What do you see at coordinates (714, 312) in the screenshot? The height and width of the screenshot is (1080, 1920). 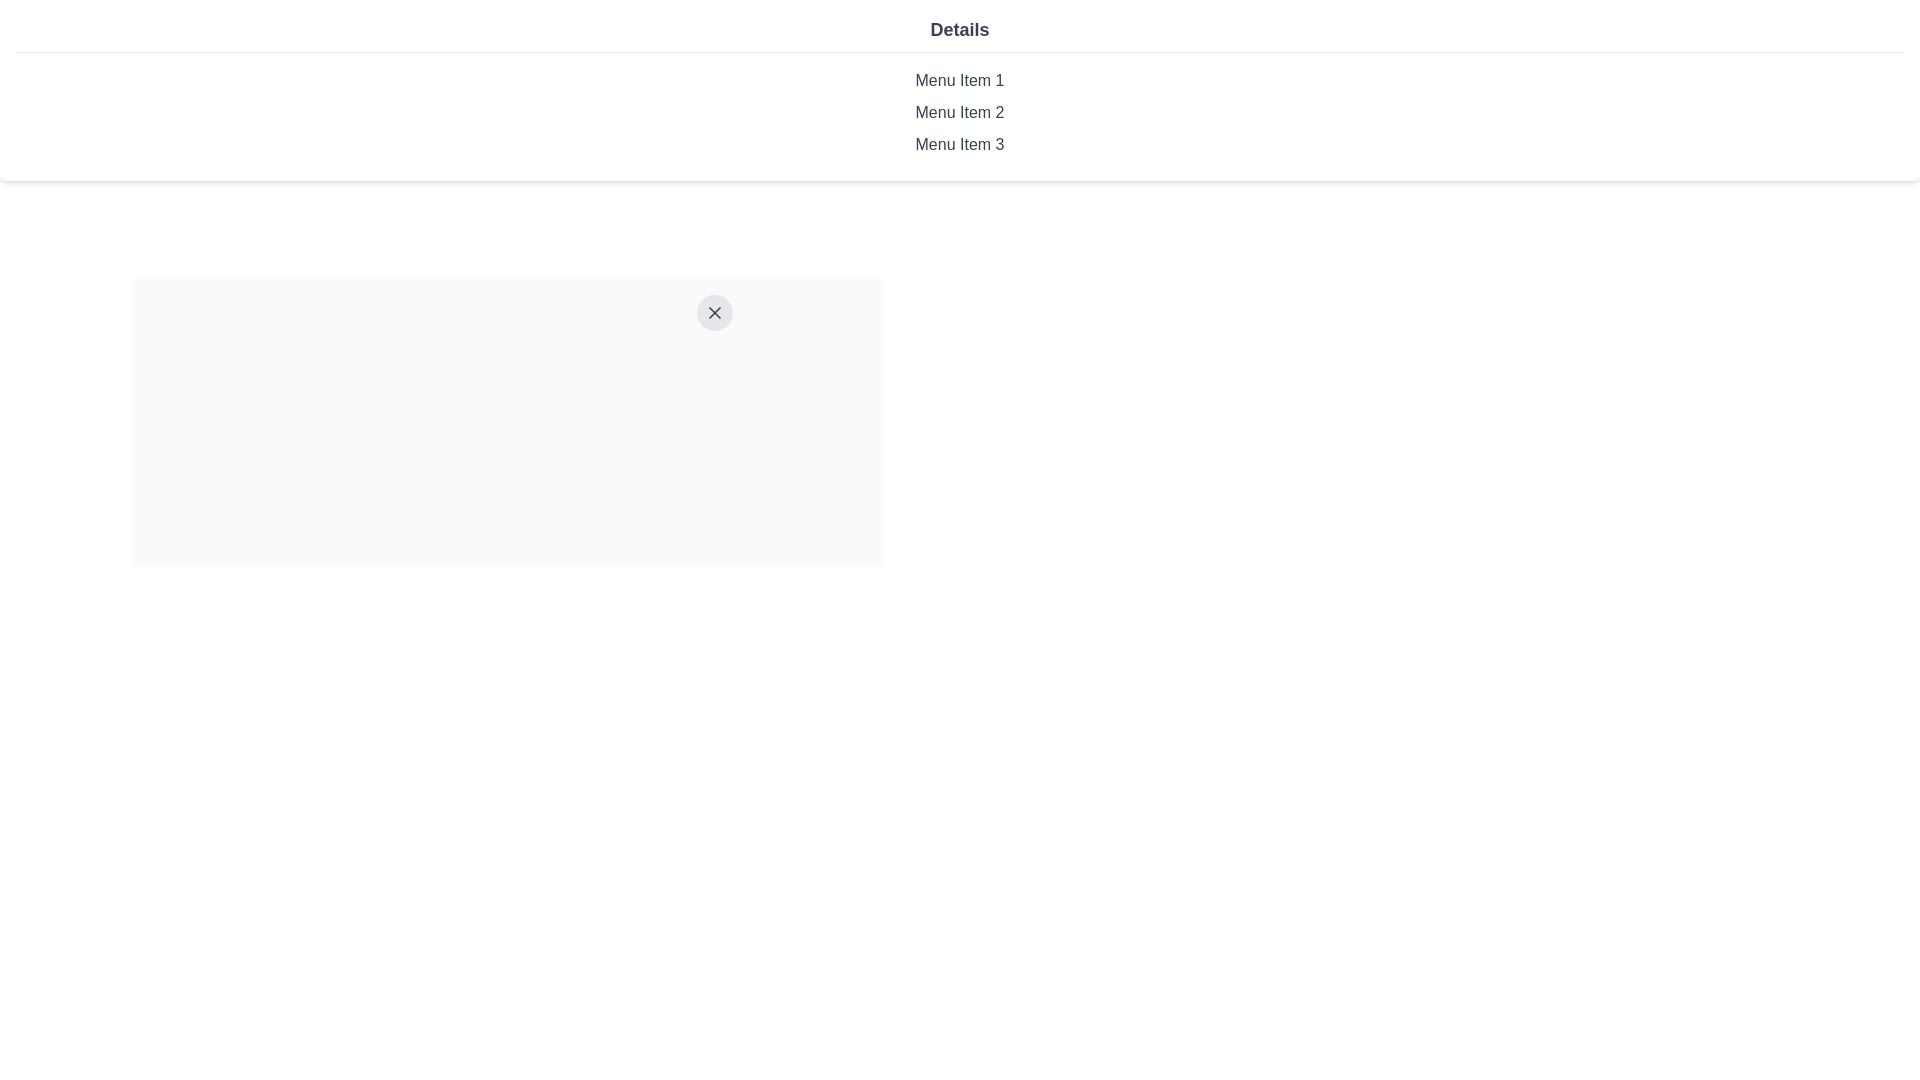 I see `the SVG cross icon inside the gray circular button located at the top-right corner of the white rectangular area` at bounding box center [714, 312].